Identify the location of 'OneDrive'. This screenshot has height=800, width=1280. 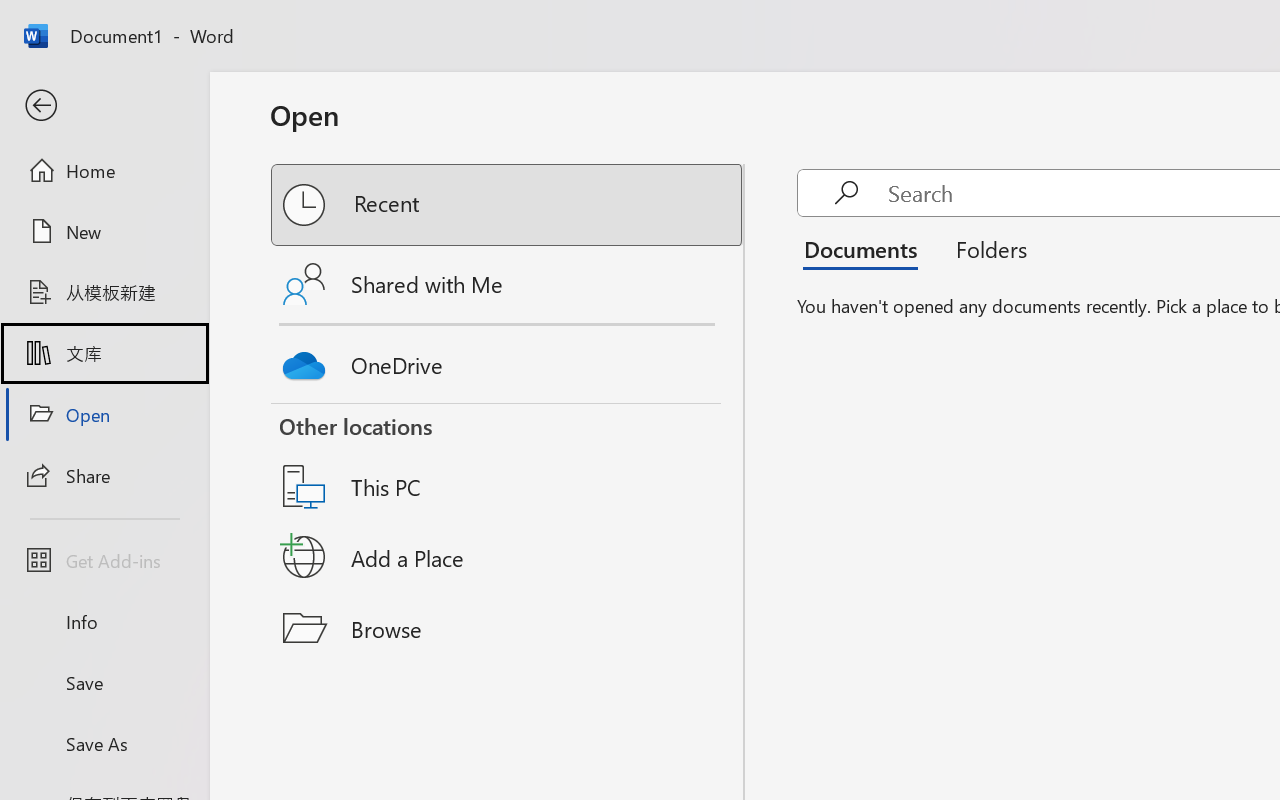
(508, 360).